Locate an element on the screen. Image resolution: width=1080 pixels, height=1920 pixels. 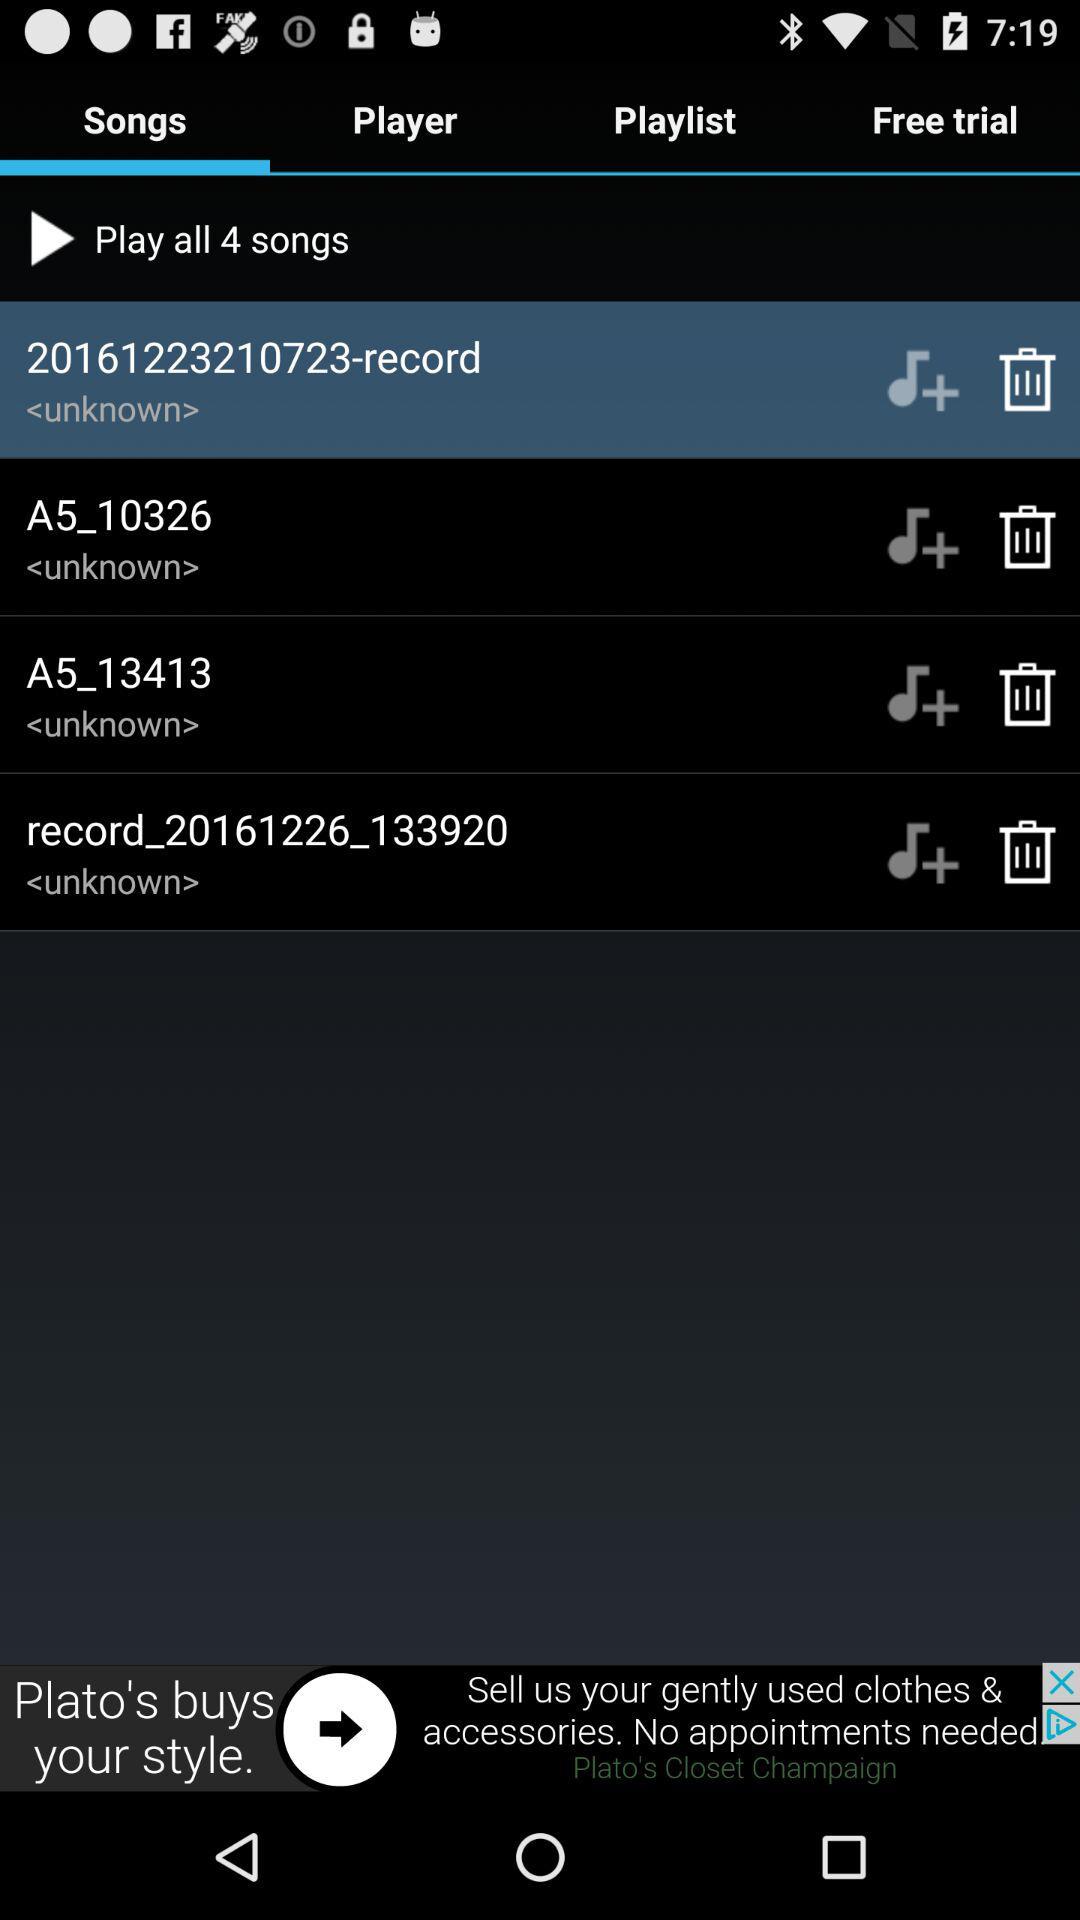
autoplay option is located at coordinates (922, 379).